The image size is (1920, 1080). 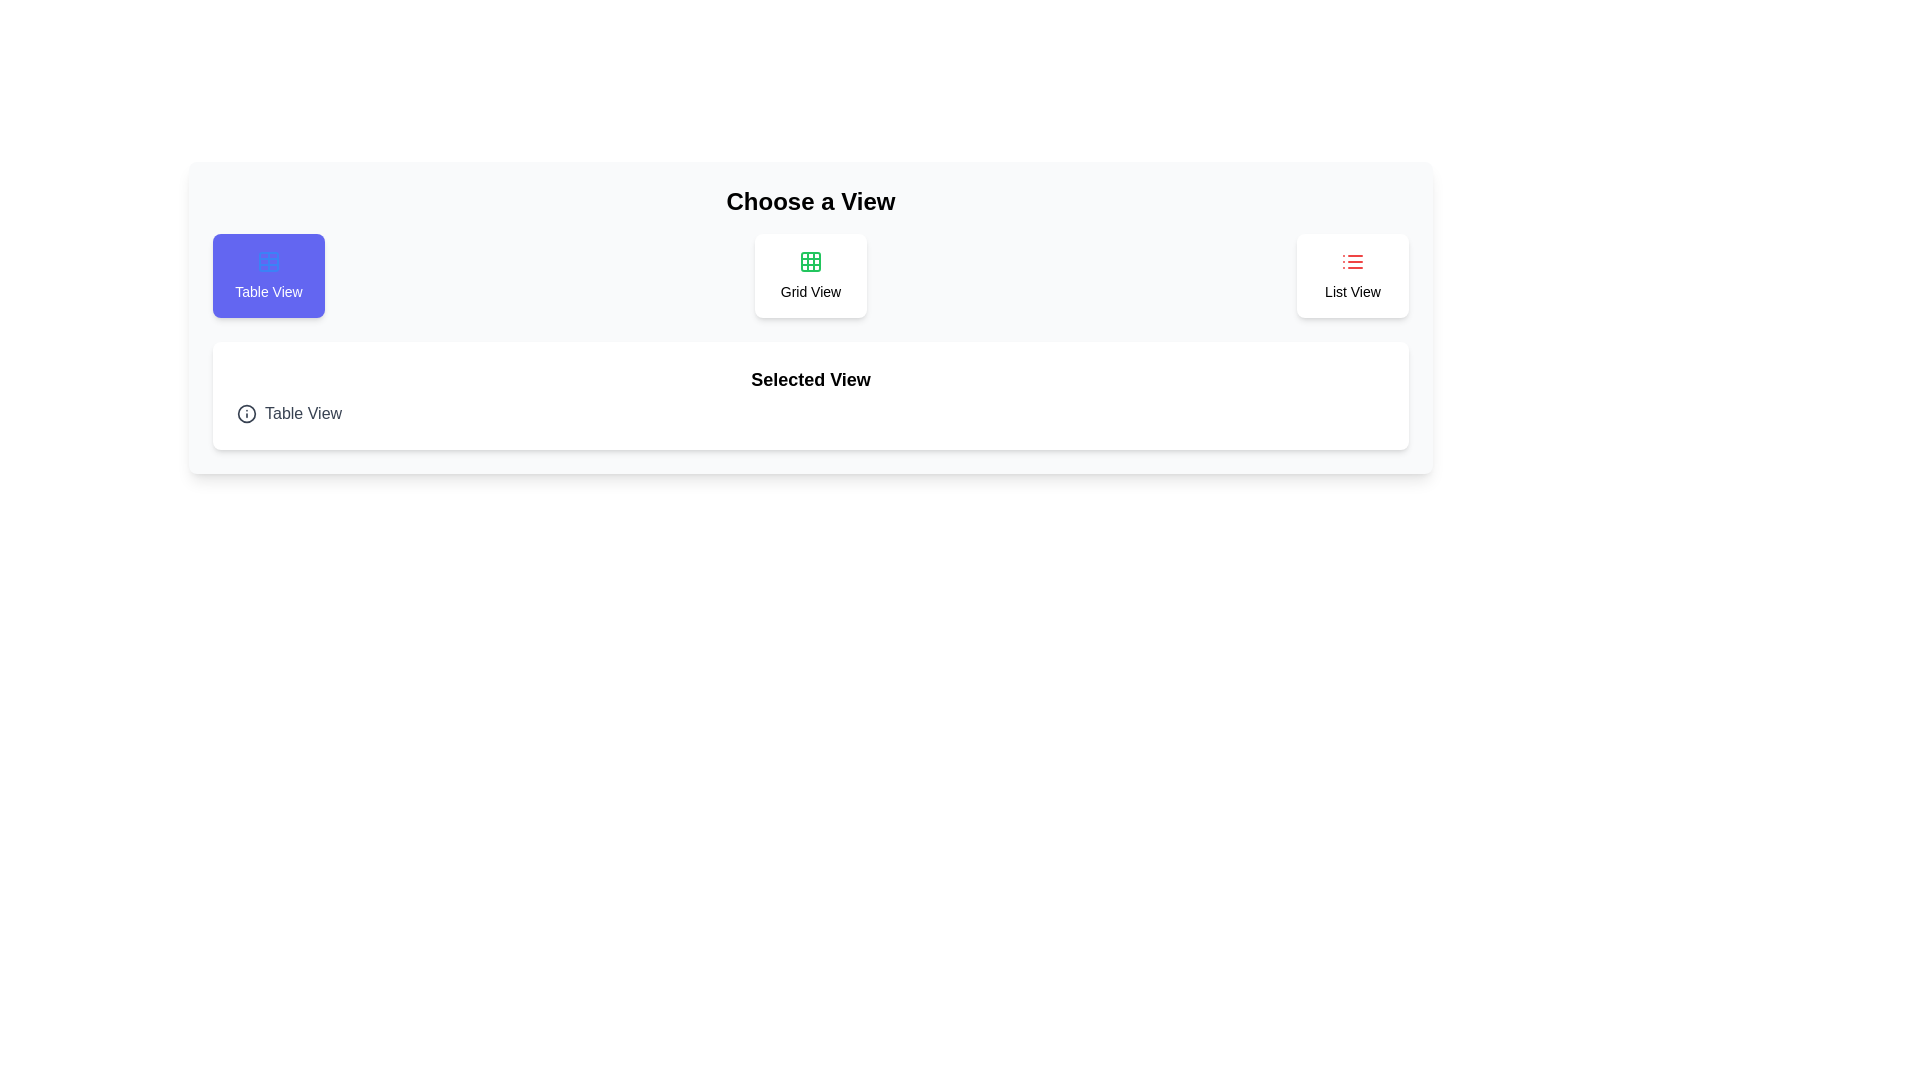 I want to click on text displayed on the 'Grid View' label, which describes the purpose of the corresponding button in the layout selector row, so click(x=811, y=292).